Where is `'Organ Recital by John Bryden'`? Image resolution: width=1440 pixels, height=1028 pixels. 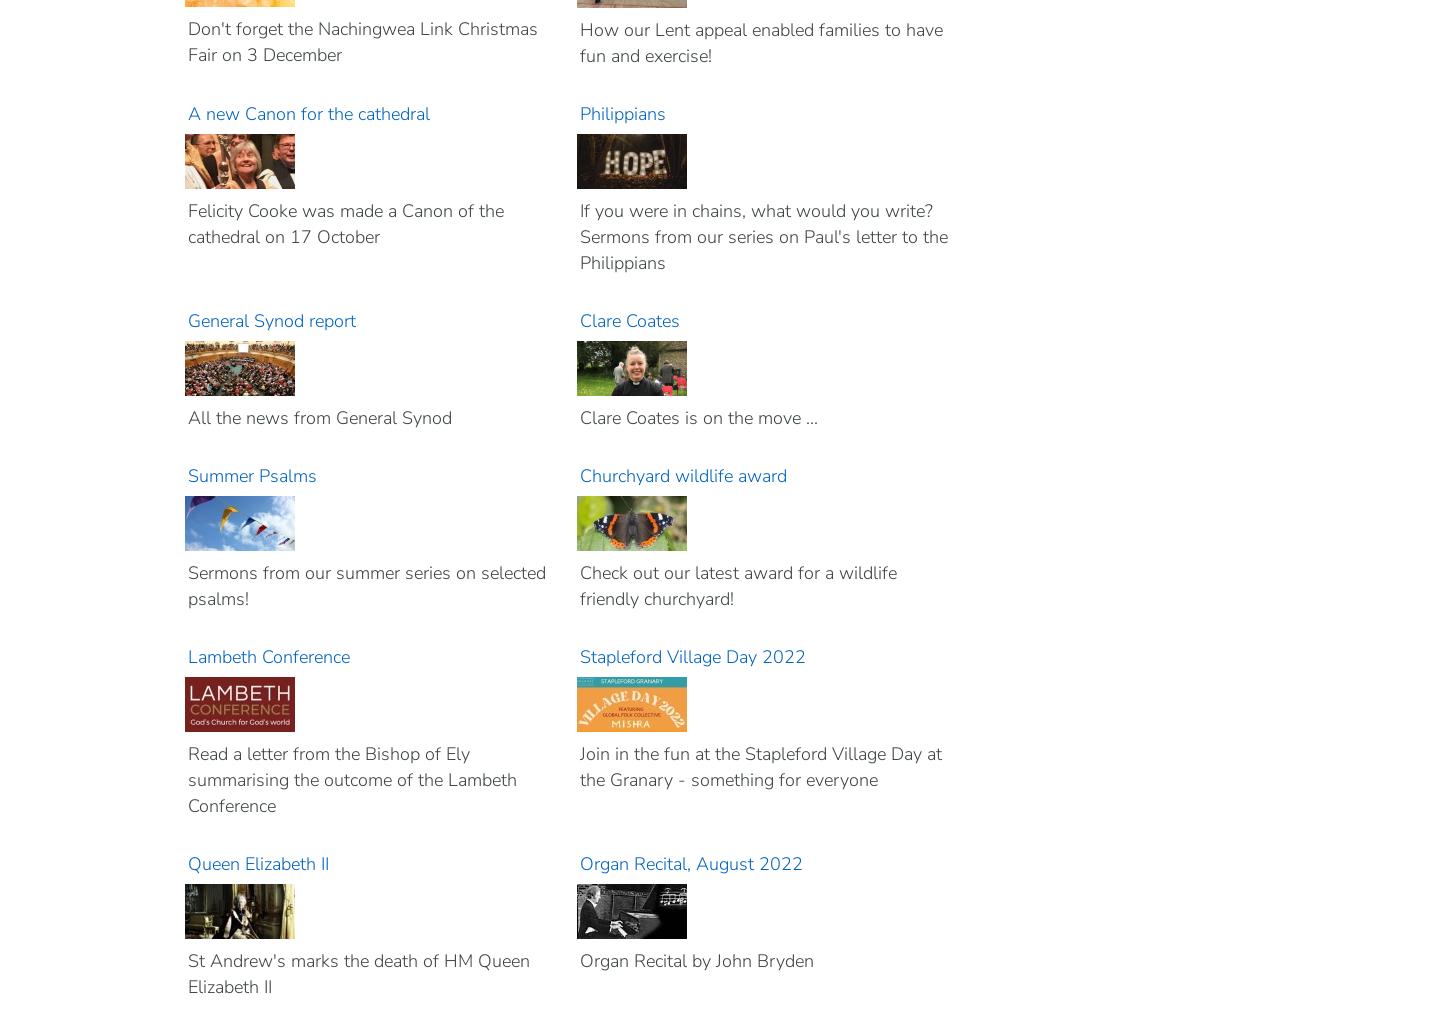 'Organ Recital by John Bryden' is located at coordinates (579, 960).